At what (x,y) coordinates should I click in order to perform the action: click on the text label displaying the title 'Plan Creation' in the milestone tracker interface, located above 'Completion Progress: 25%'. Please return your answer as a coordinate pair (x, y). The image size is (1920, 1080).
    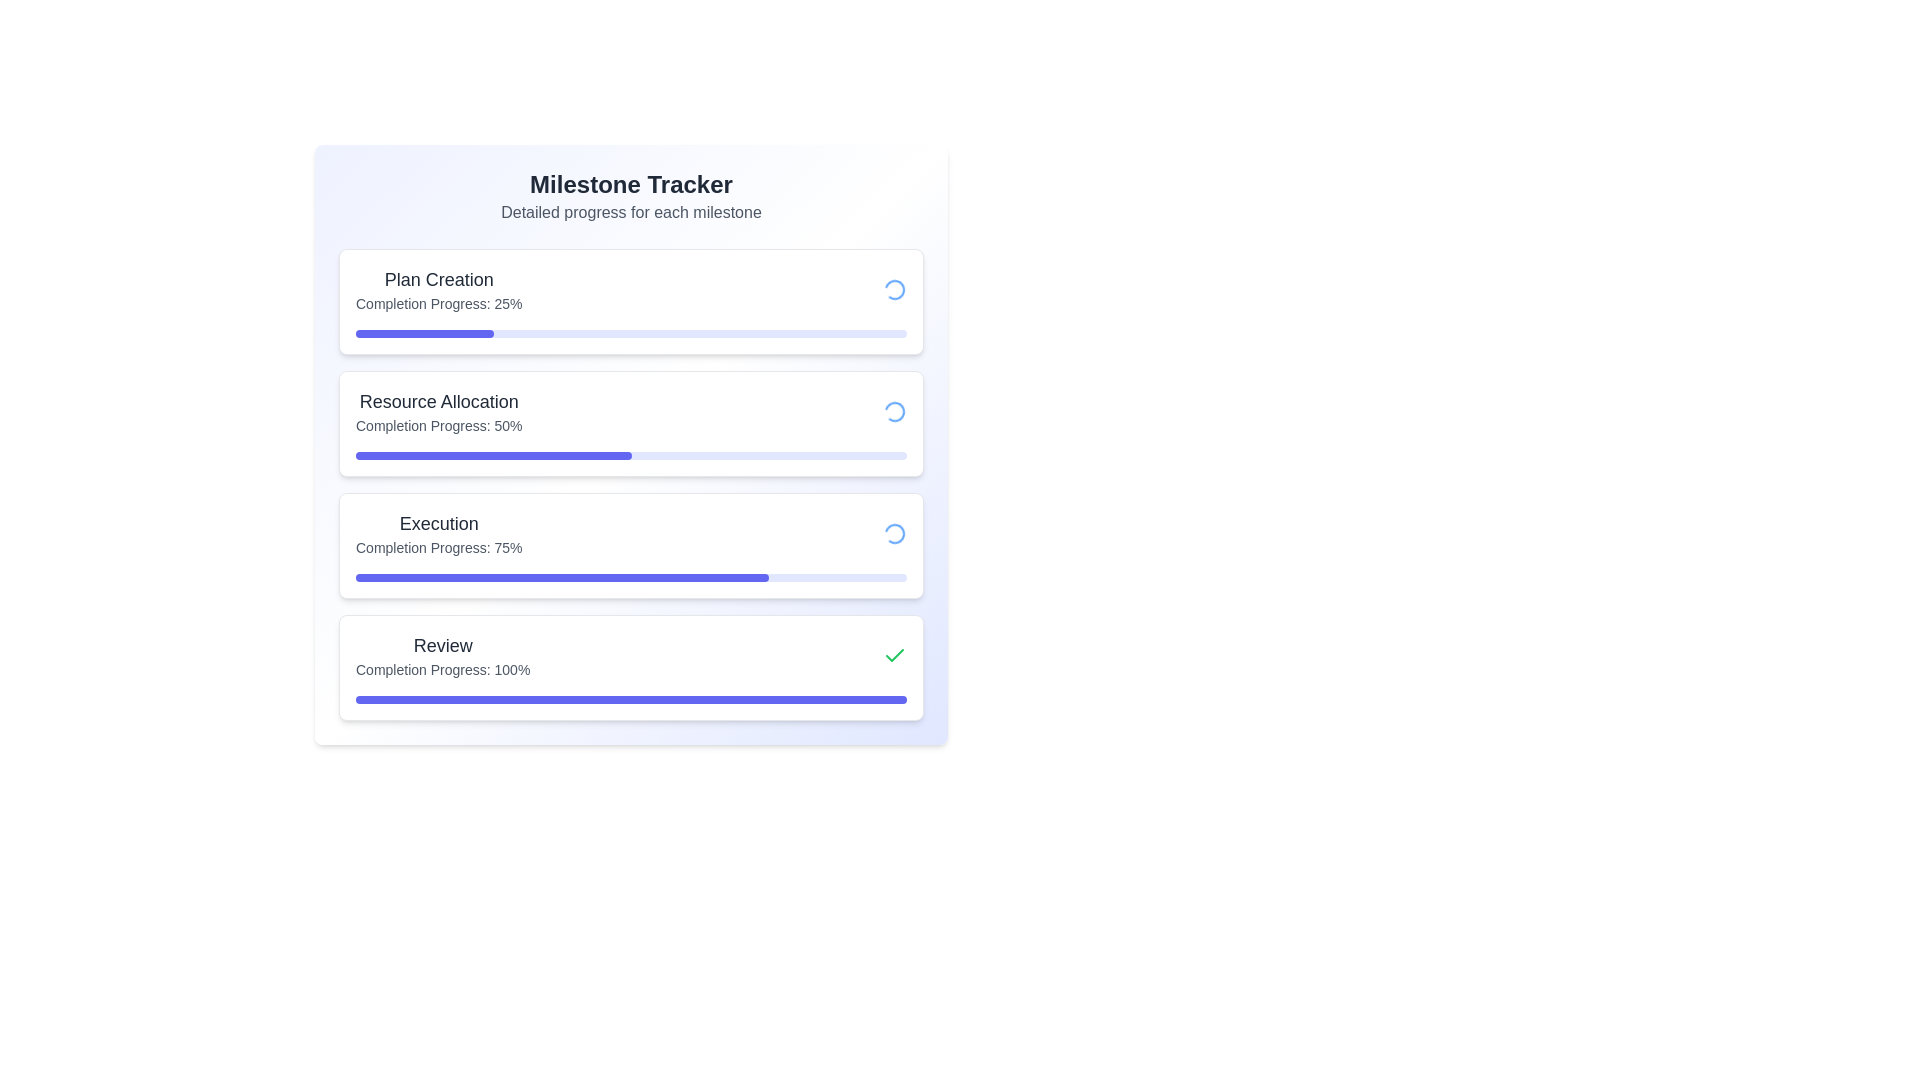
    Looking at the image, I should click on (438, 280).